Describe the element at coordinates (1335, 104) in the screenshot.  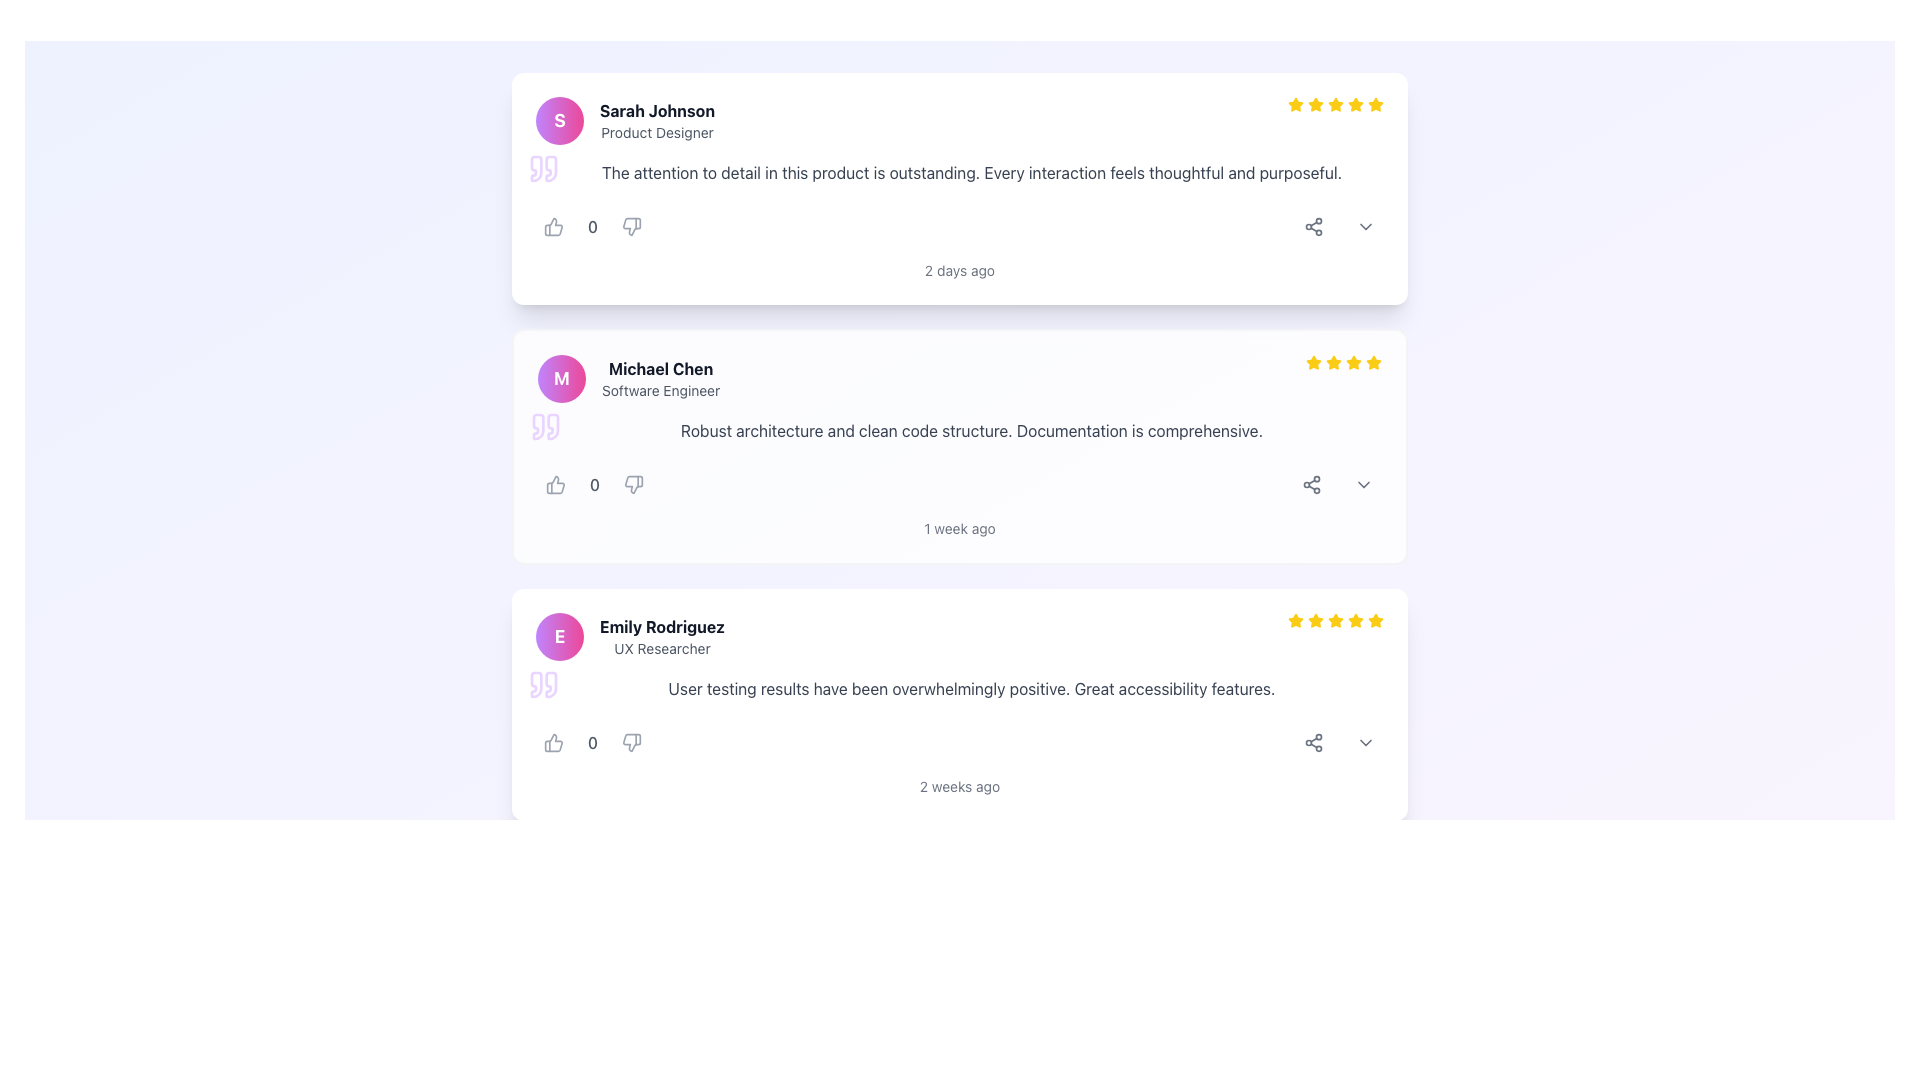
I see `on the fourth star icon from the left in the 5-star rating bar on the top card containing Sarah Johnson's review` at that location.